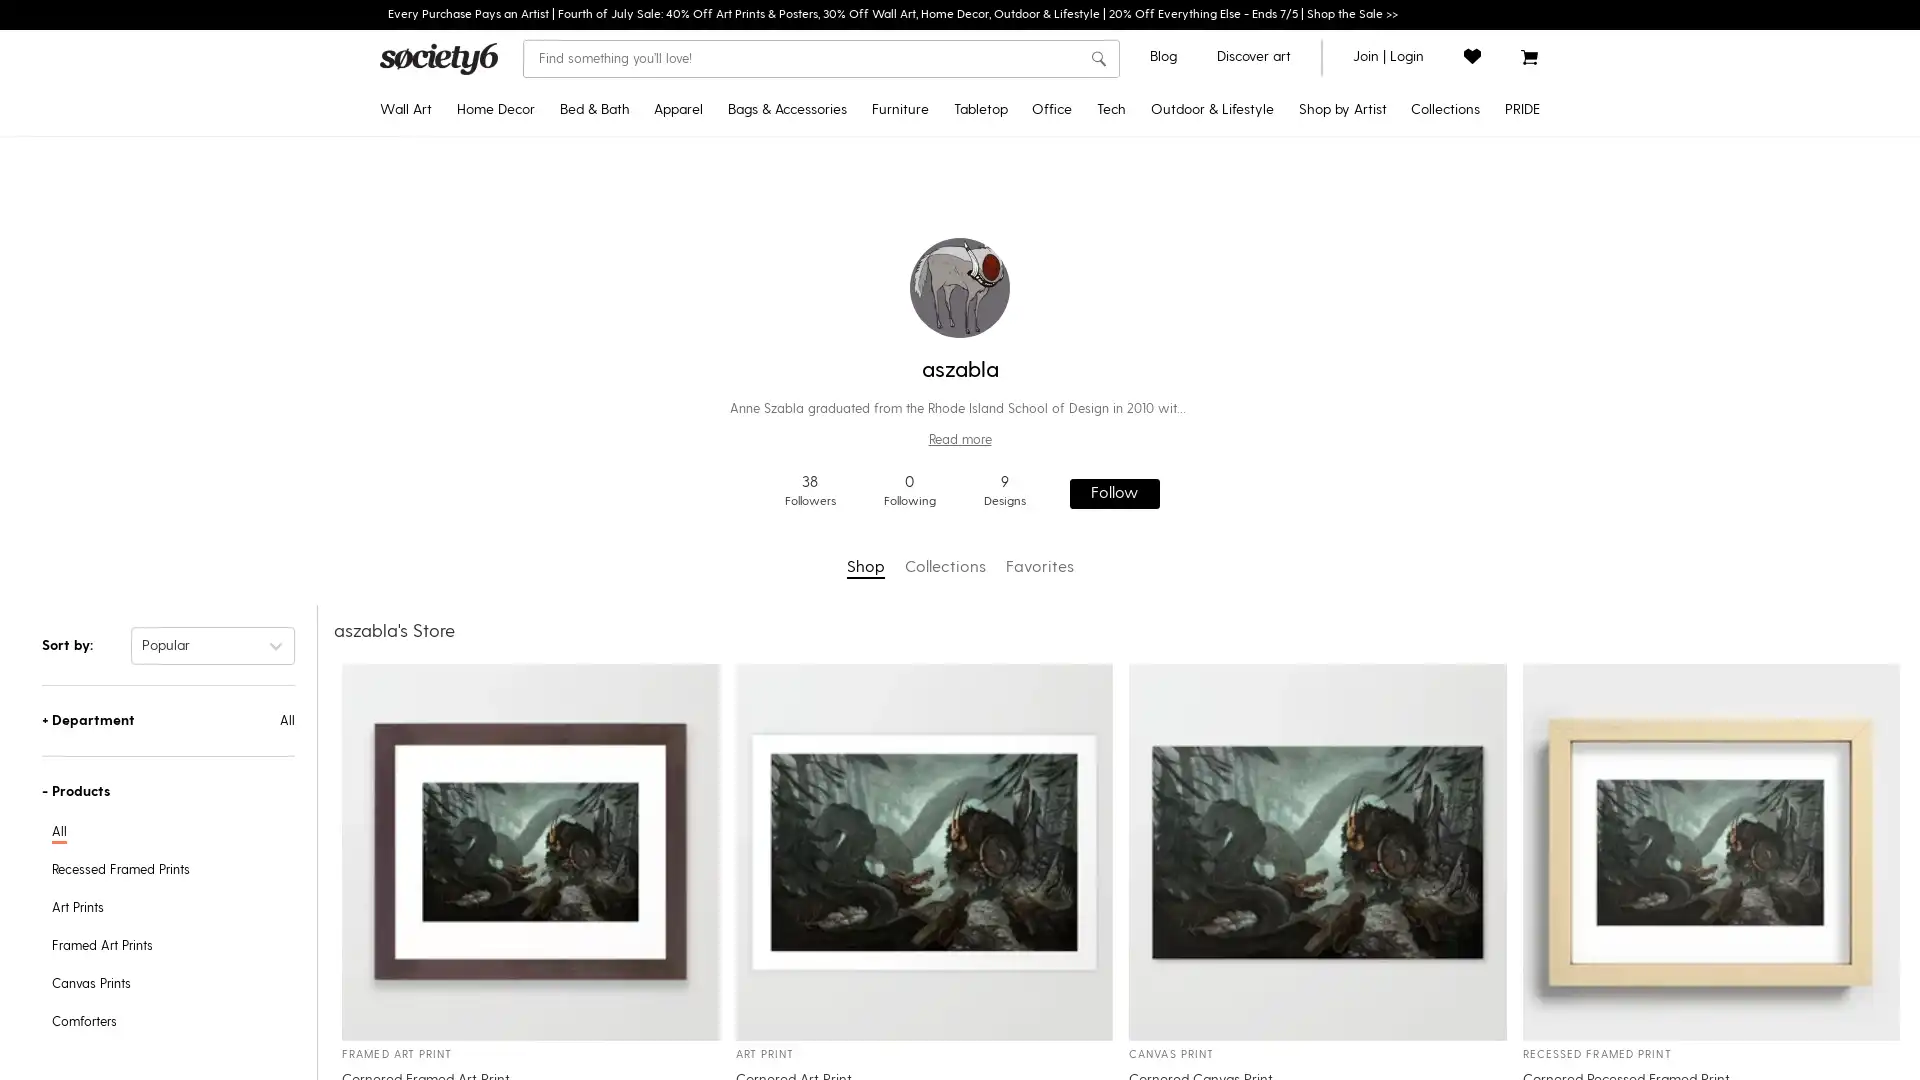 This screenshot has width=1920, height=1080. What do you see at coordinates (1238, 418) in the screenshot?
I see `Can Coolers` at bounding box center [1238, 418].